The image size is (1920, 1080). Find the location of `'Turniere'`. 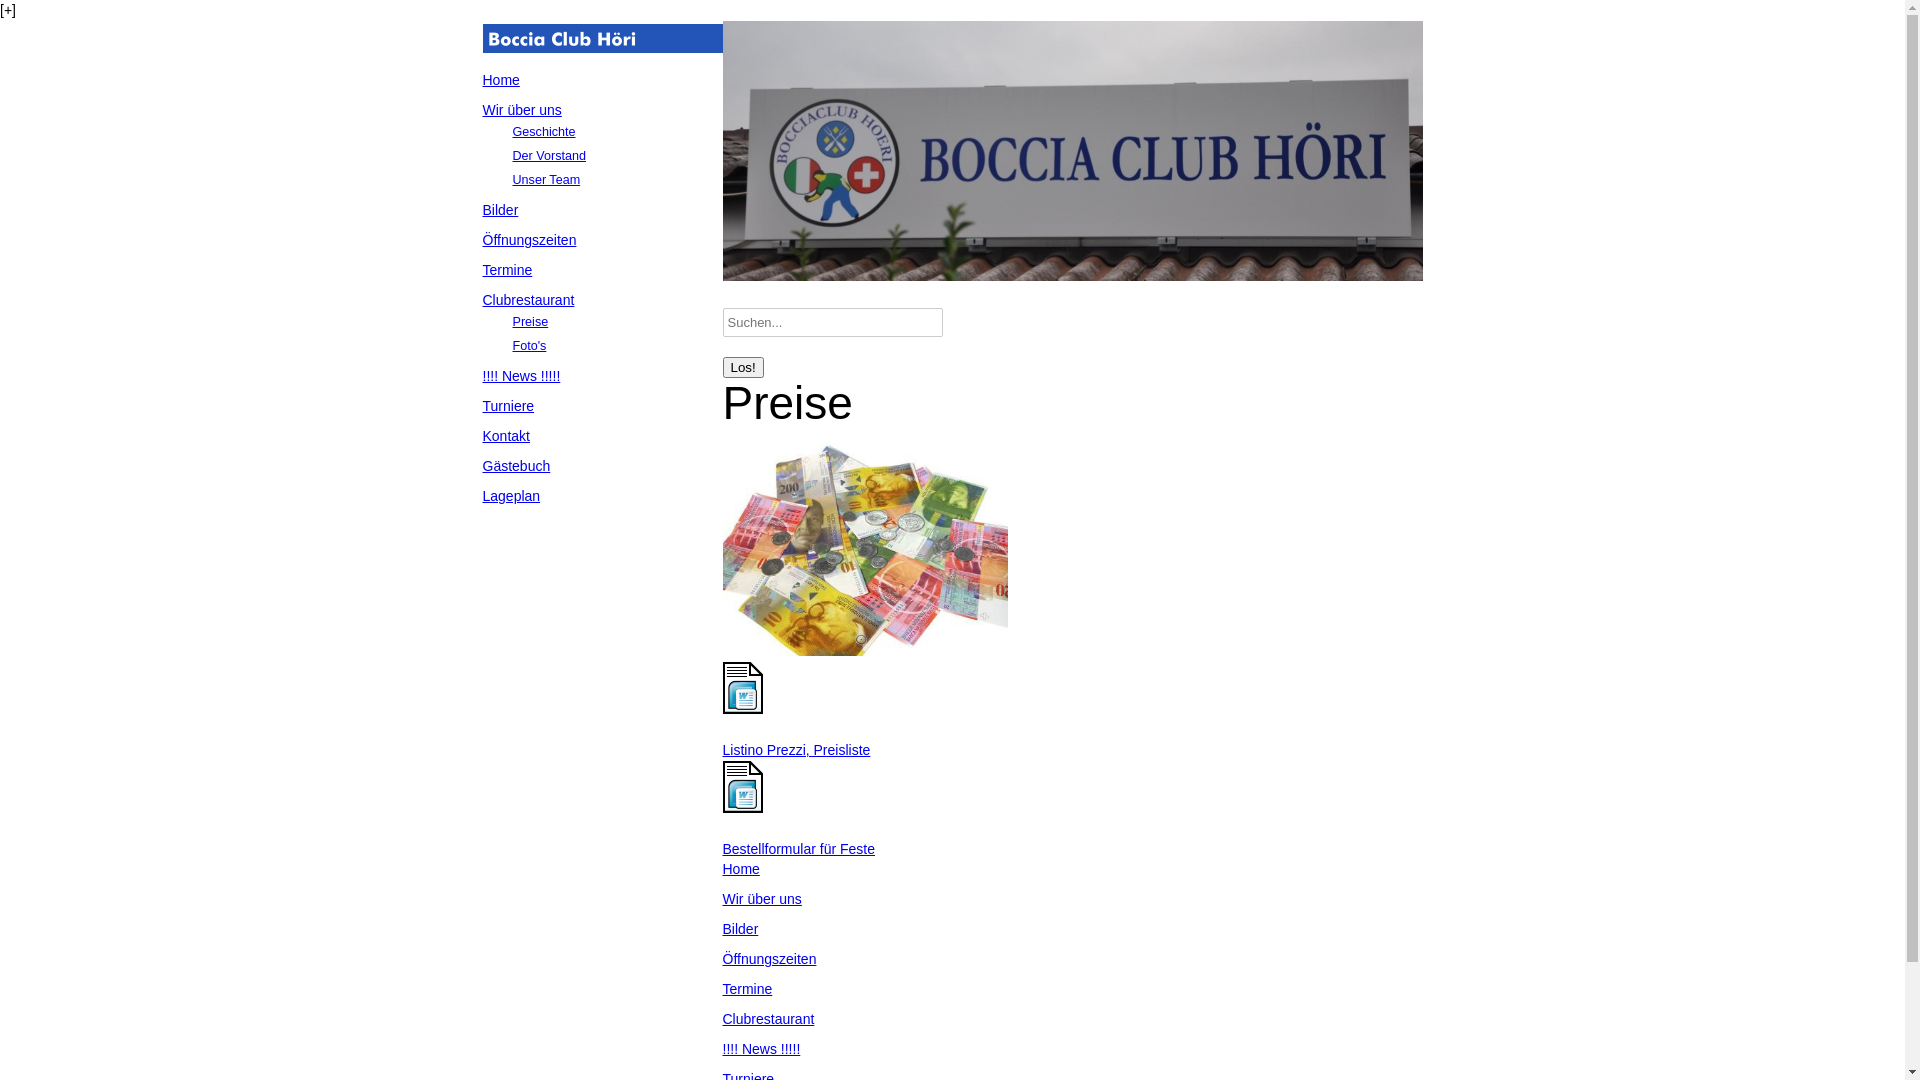

'Turniere' is located at coordinates (508, 405).